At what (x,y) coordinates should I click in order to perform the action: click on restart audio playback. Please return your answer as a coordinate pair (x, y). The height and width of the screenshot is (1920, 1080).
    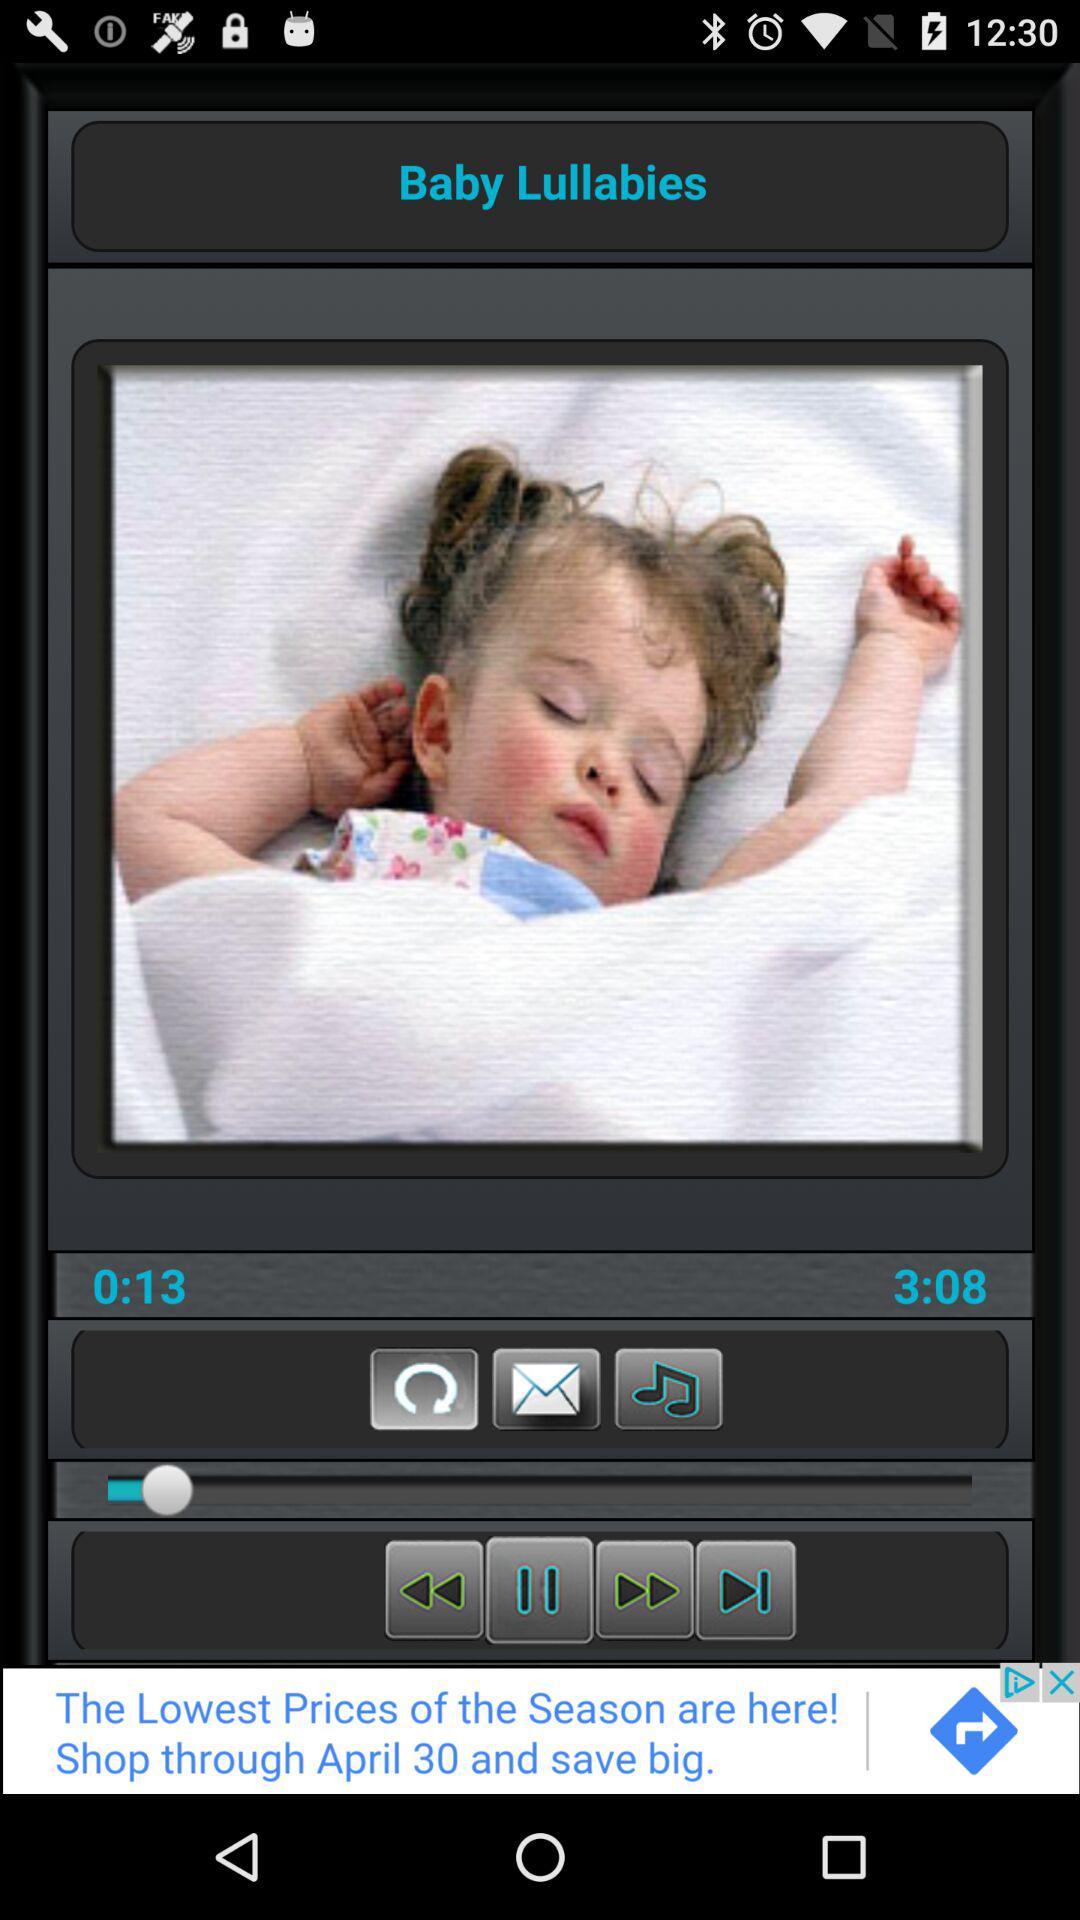
    Looking at the image, I should click on (433, 1589).